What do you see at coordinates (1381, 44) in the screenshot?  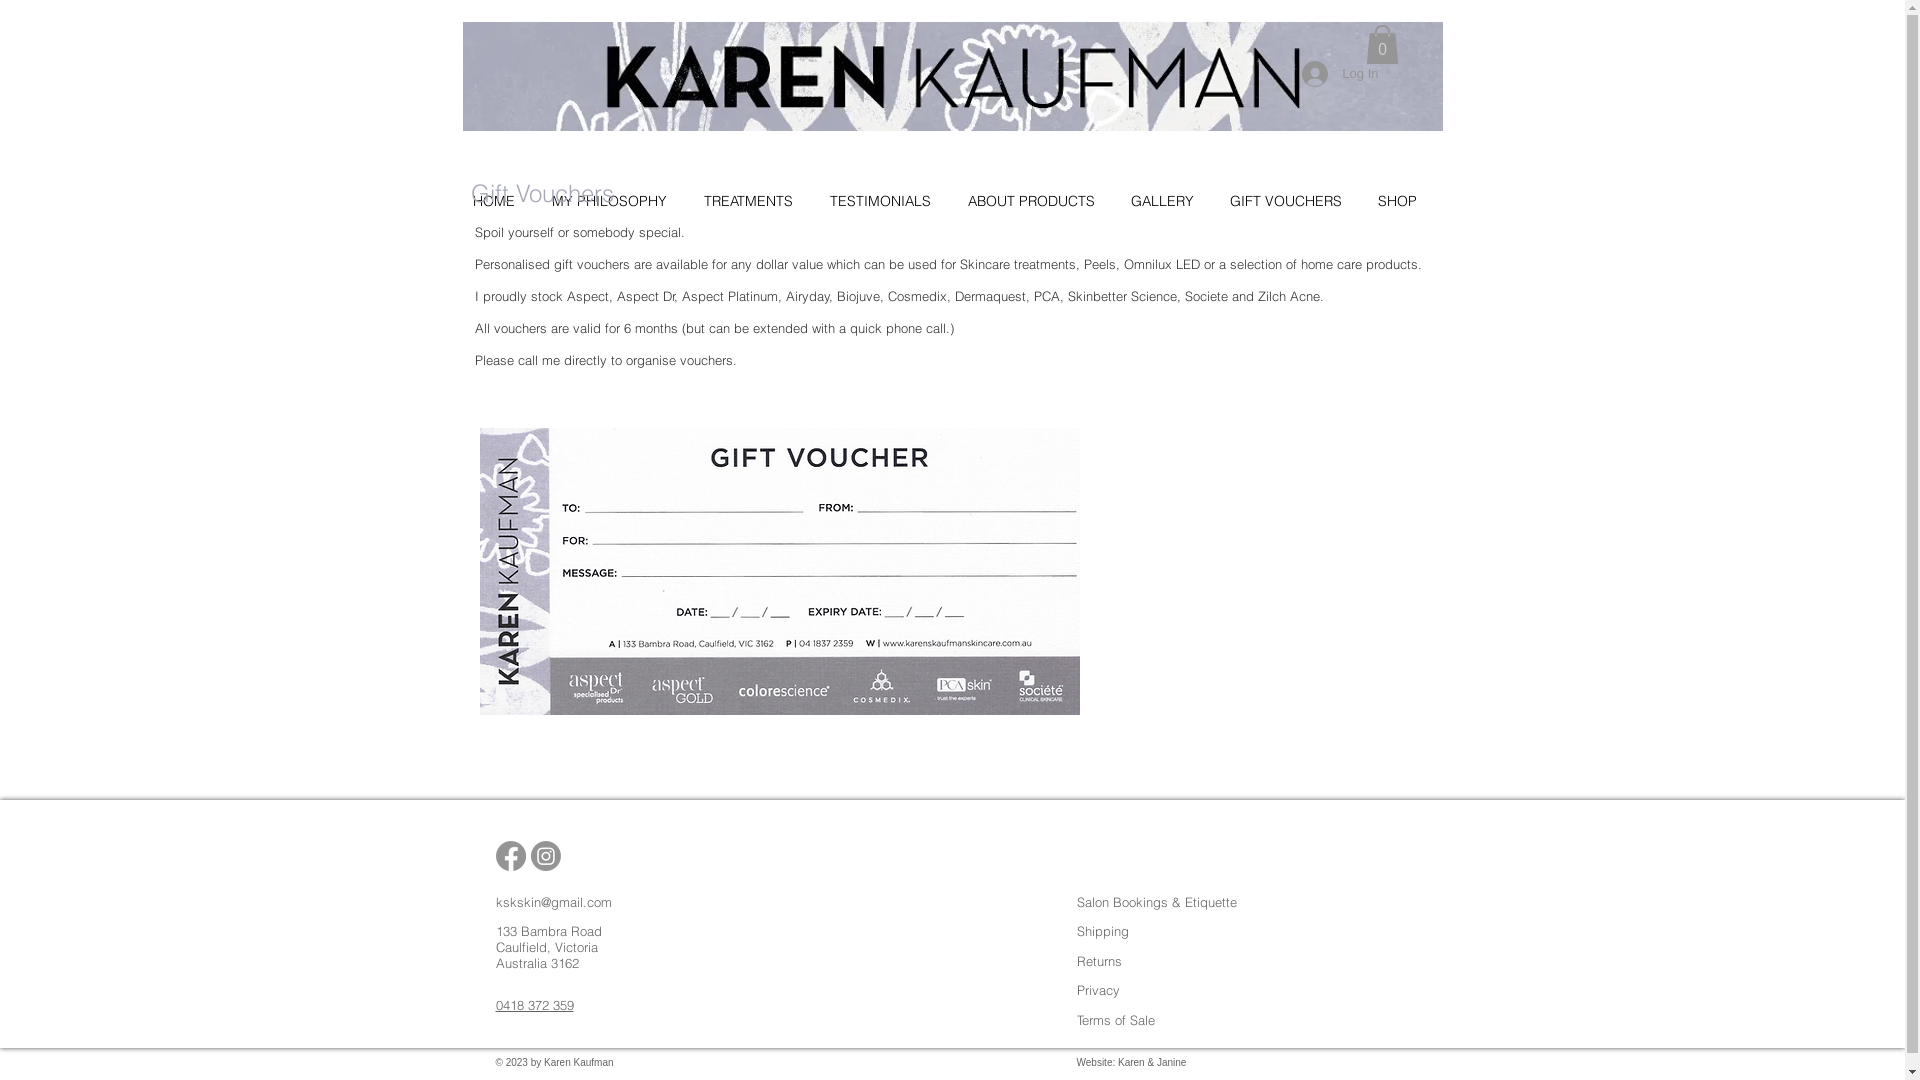 I see `'0'` at bounding box center [1381, 44].